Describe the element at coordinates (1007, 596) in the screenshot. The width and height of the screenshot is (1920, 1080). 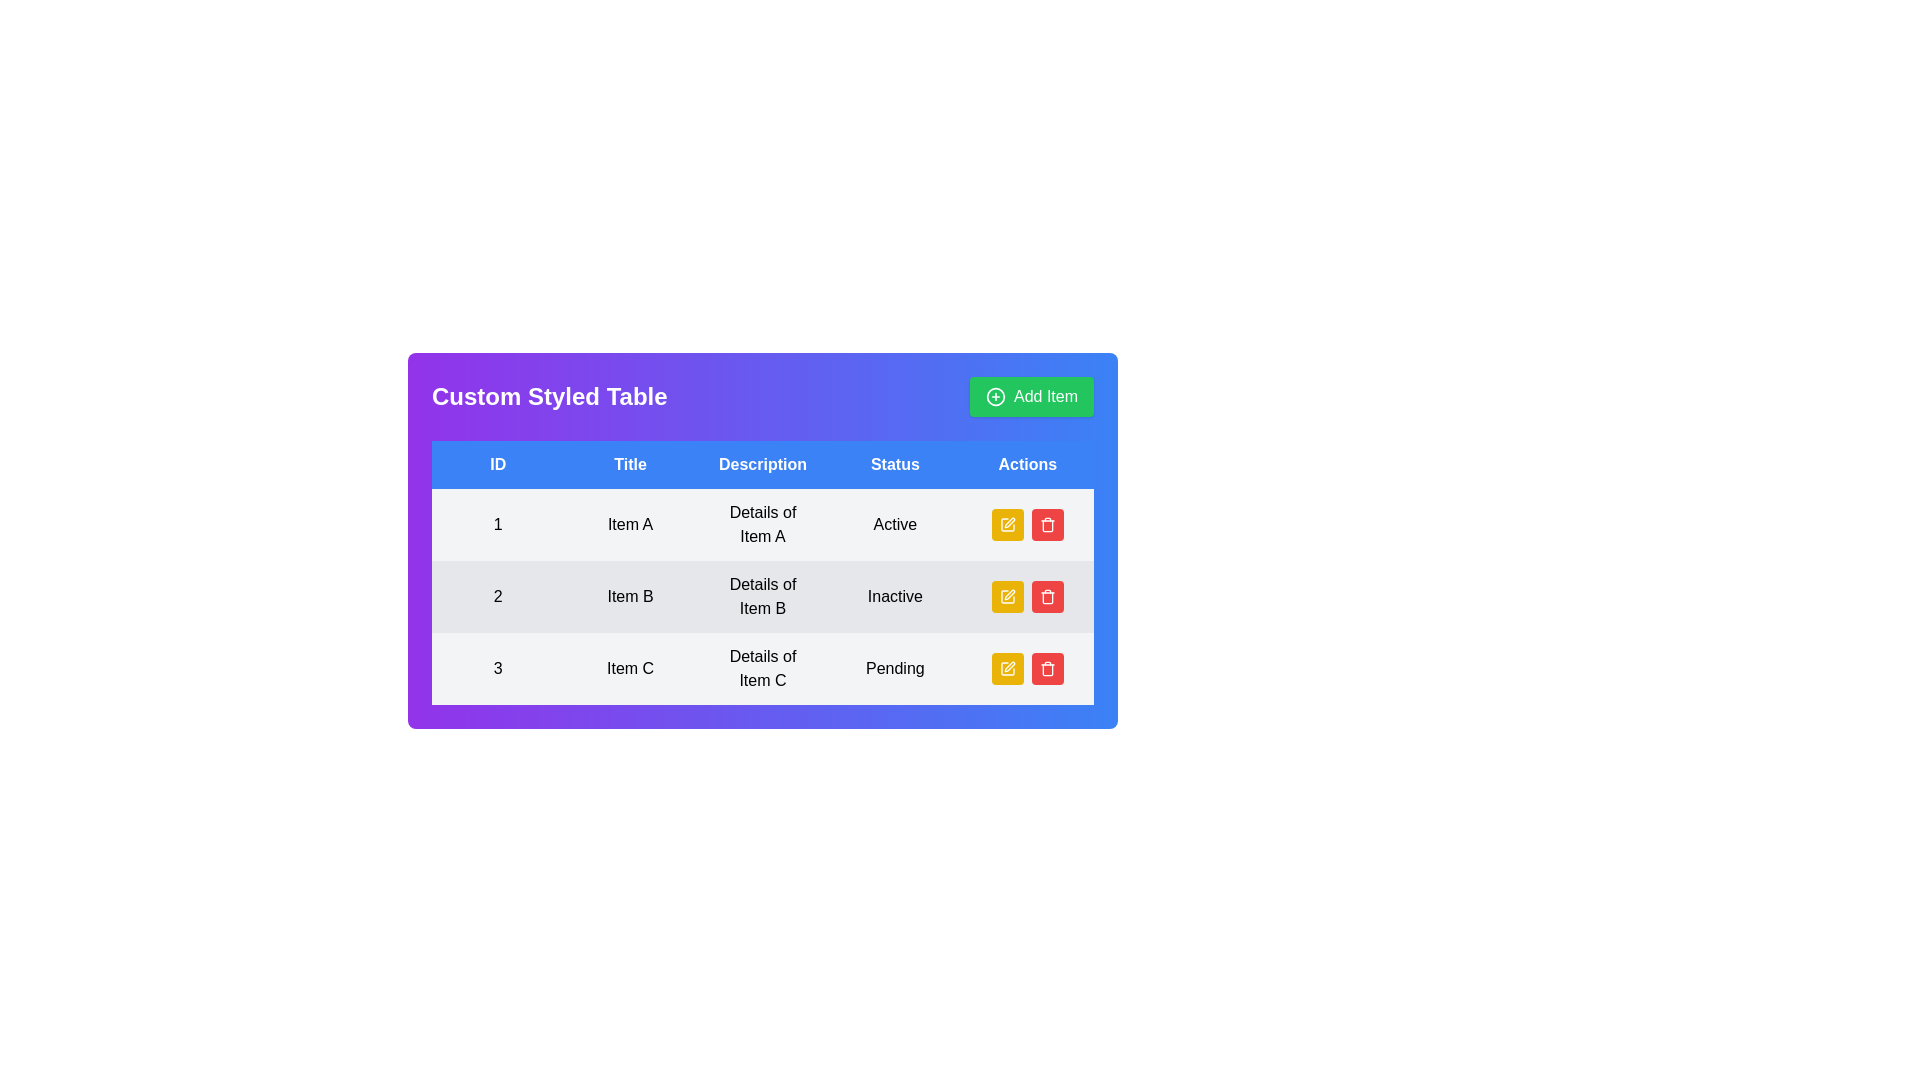
I see `the rectangular yellow button with a white pencil icon in the 'Actions' column for the second row associated with 'Item B' to observe any hover effects` at that location.